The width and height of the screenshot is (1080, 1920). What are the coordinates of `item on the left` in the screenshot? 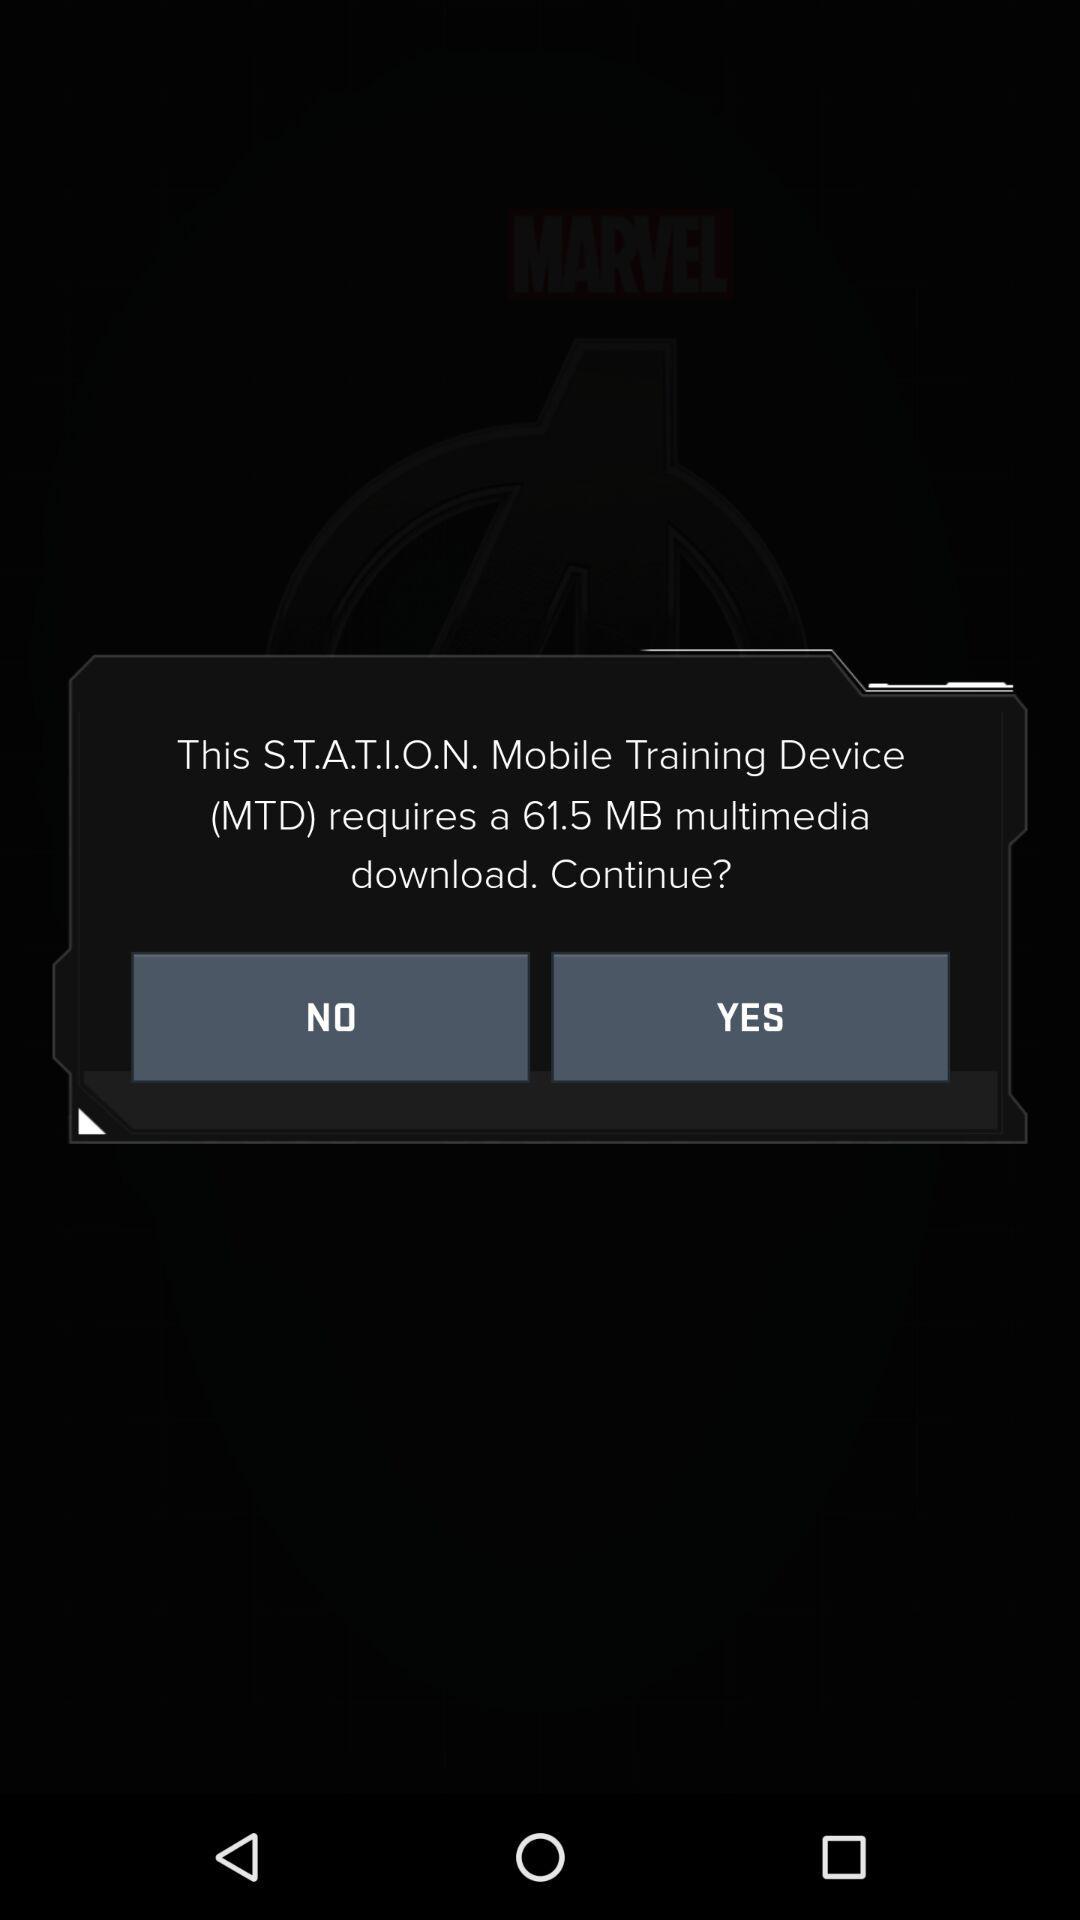 It's located at (329, 1017).